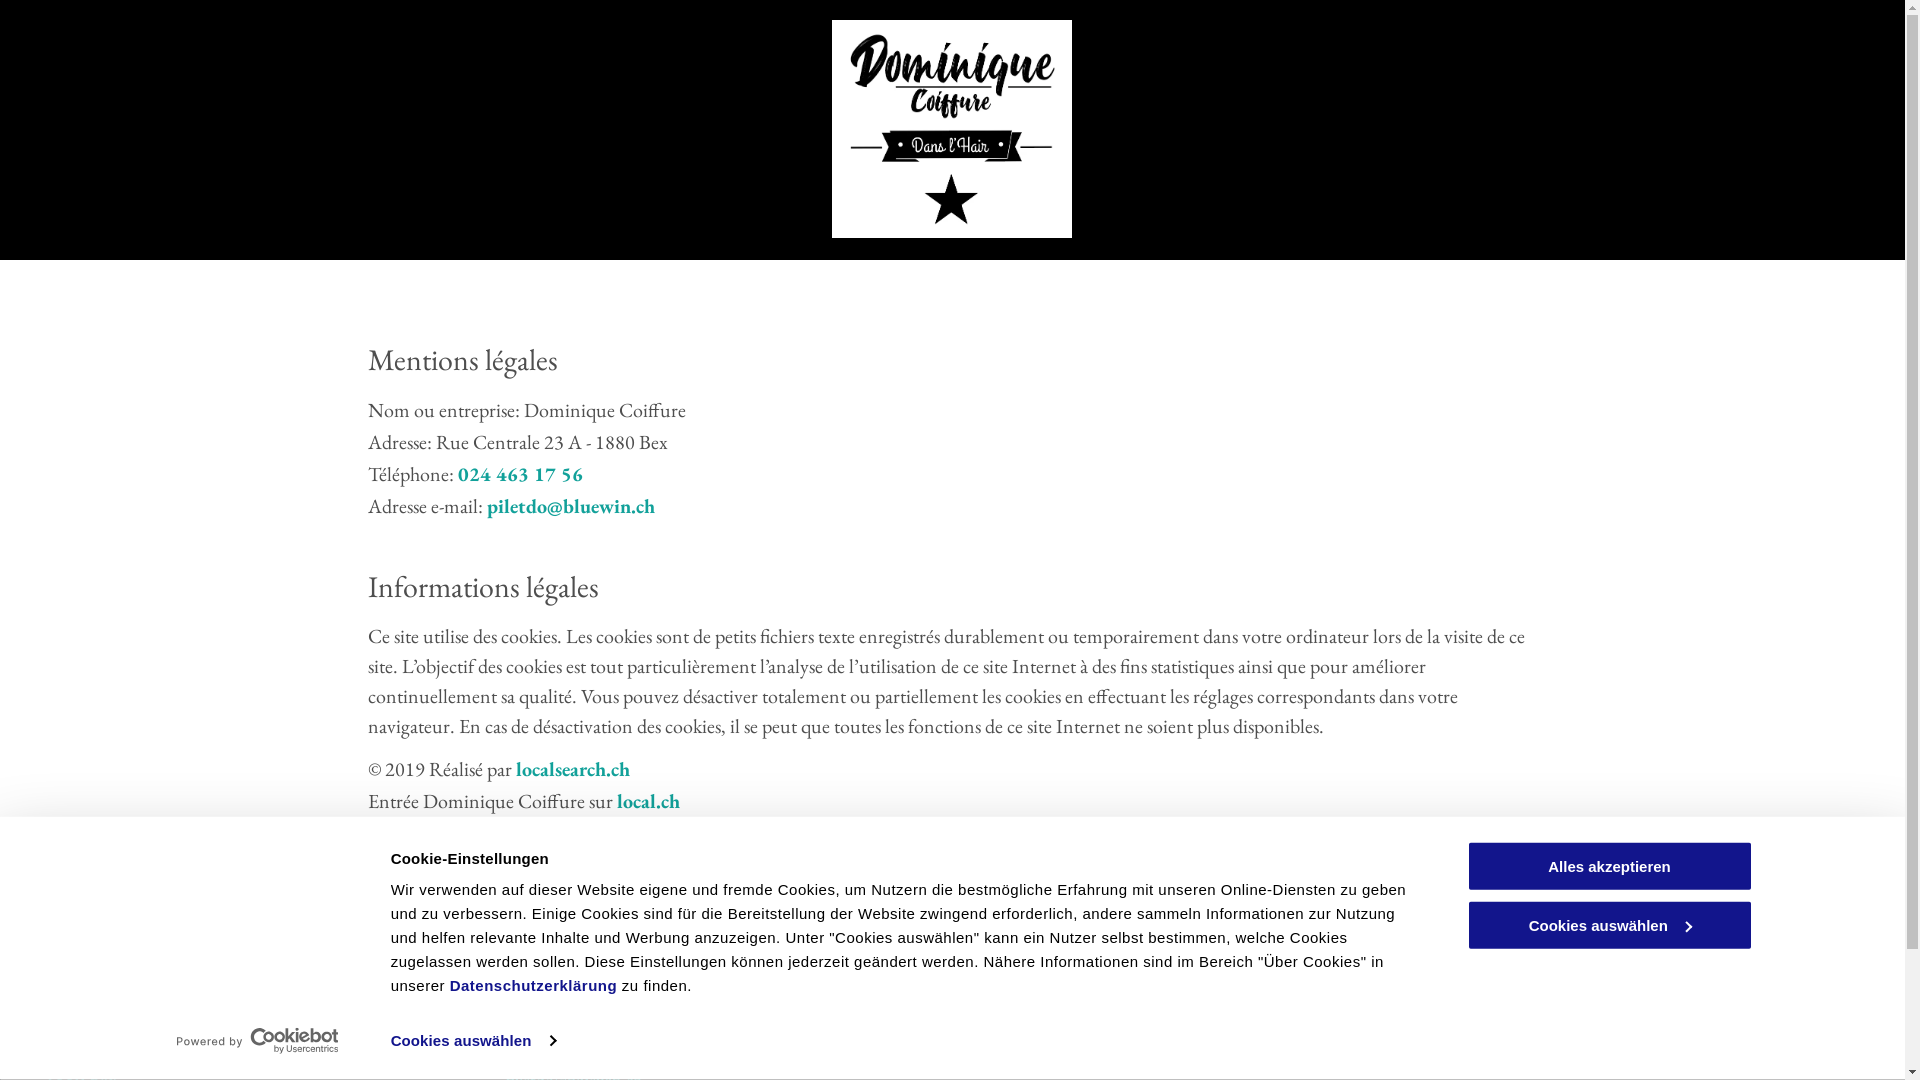 The width and height of the screenshot is (1920, 1080). I want to click on 'local.ch', so click(647, 800).